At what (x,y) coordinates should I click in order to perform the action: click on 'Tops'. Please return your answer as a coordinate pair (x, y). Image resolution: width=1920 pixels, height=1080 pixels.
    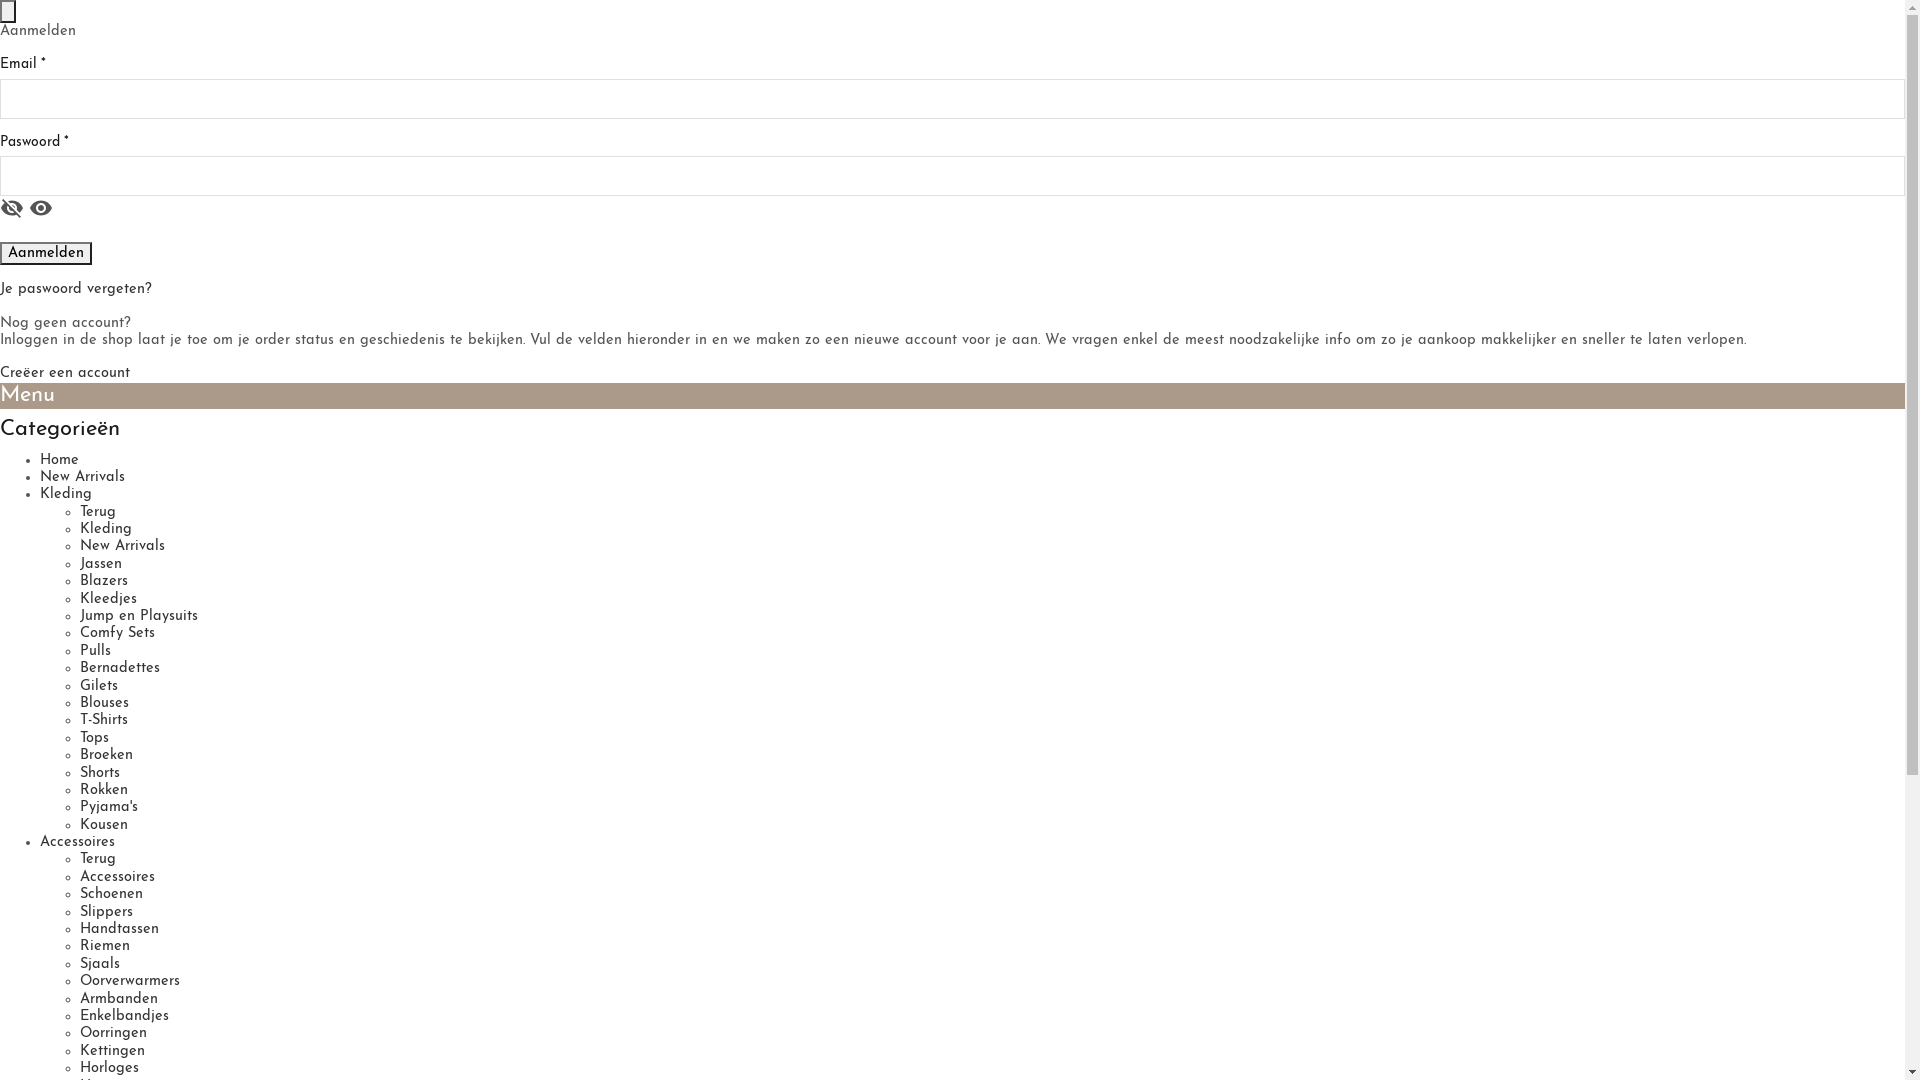
    Looking at the image, I should click on (80, 738).